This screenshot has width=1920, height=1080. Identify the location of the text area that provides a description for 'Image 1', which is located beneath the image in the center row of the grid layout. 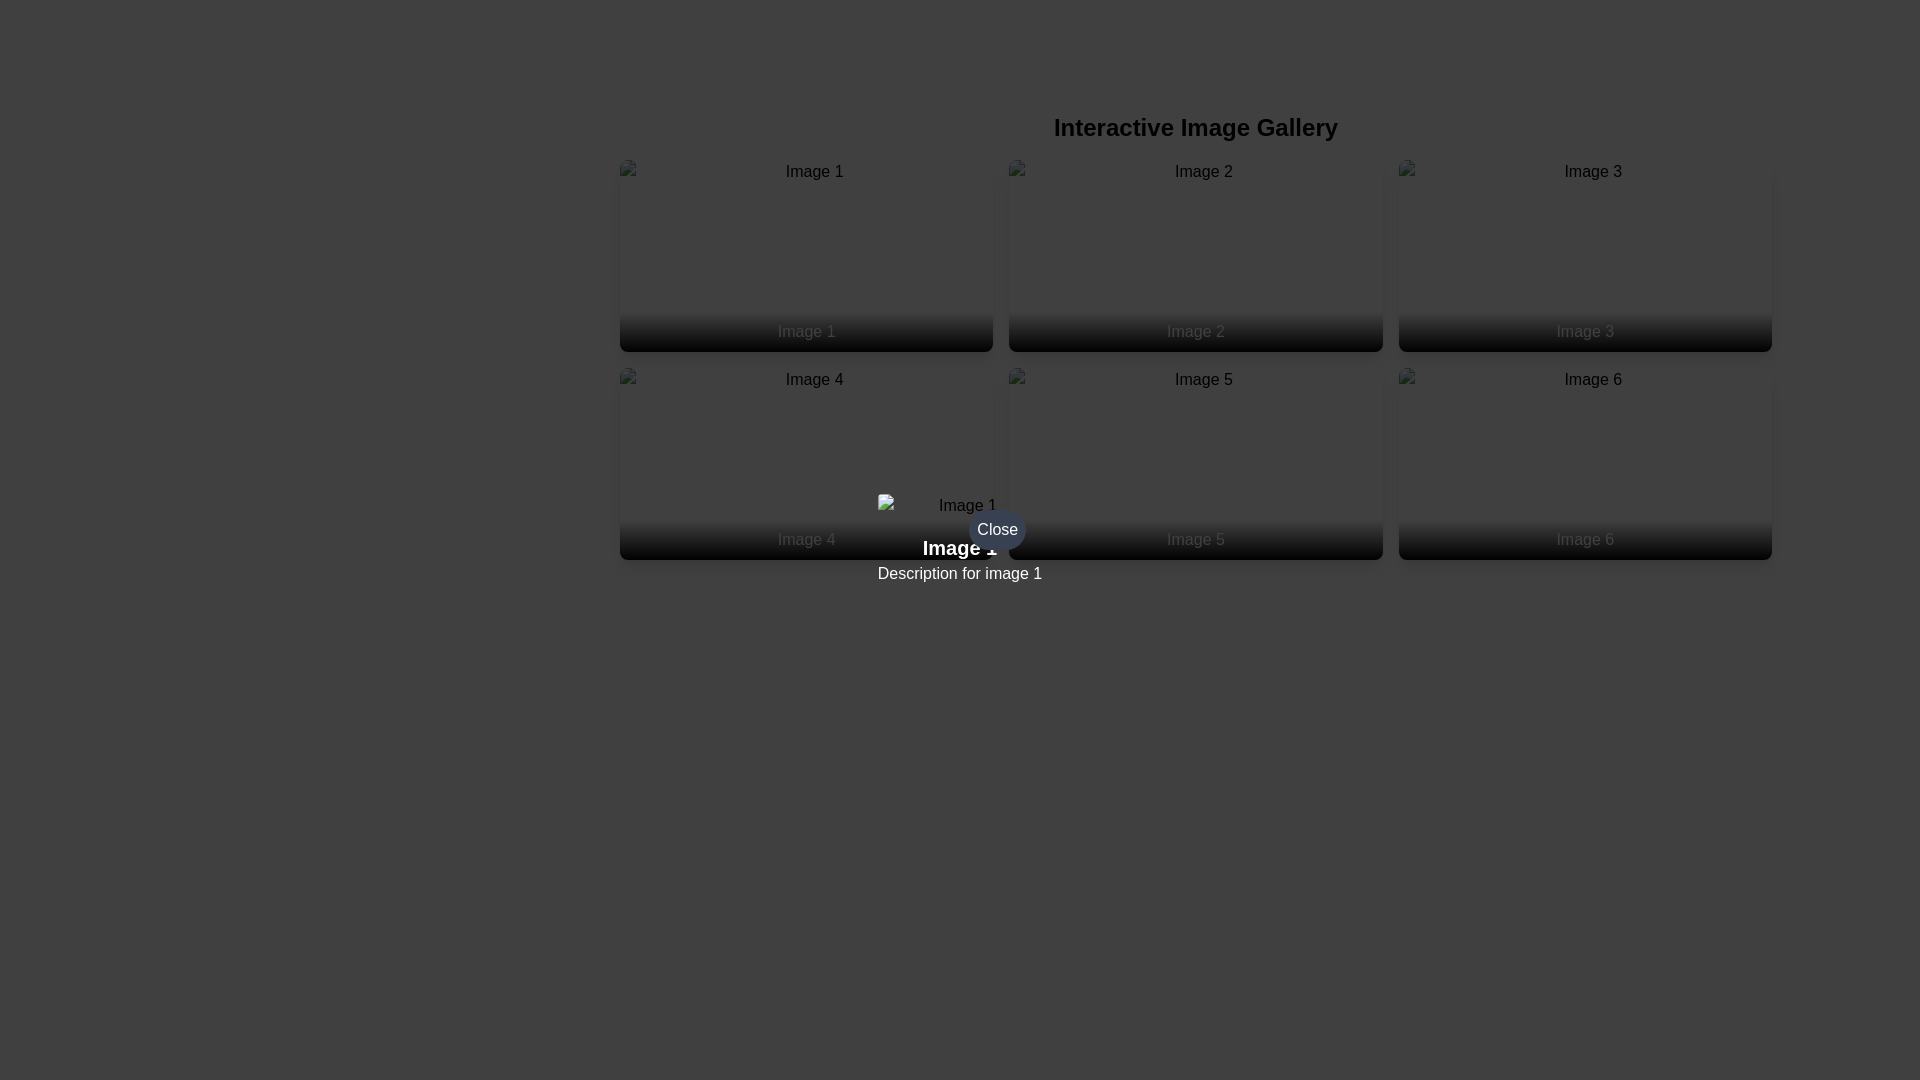
(960, 559).